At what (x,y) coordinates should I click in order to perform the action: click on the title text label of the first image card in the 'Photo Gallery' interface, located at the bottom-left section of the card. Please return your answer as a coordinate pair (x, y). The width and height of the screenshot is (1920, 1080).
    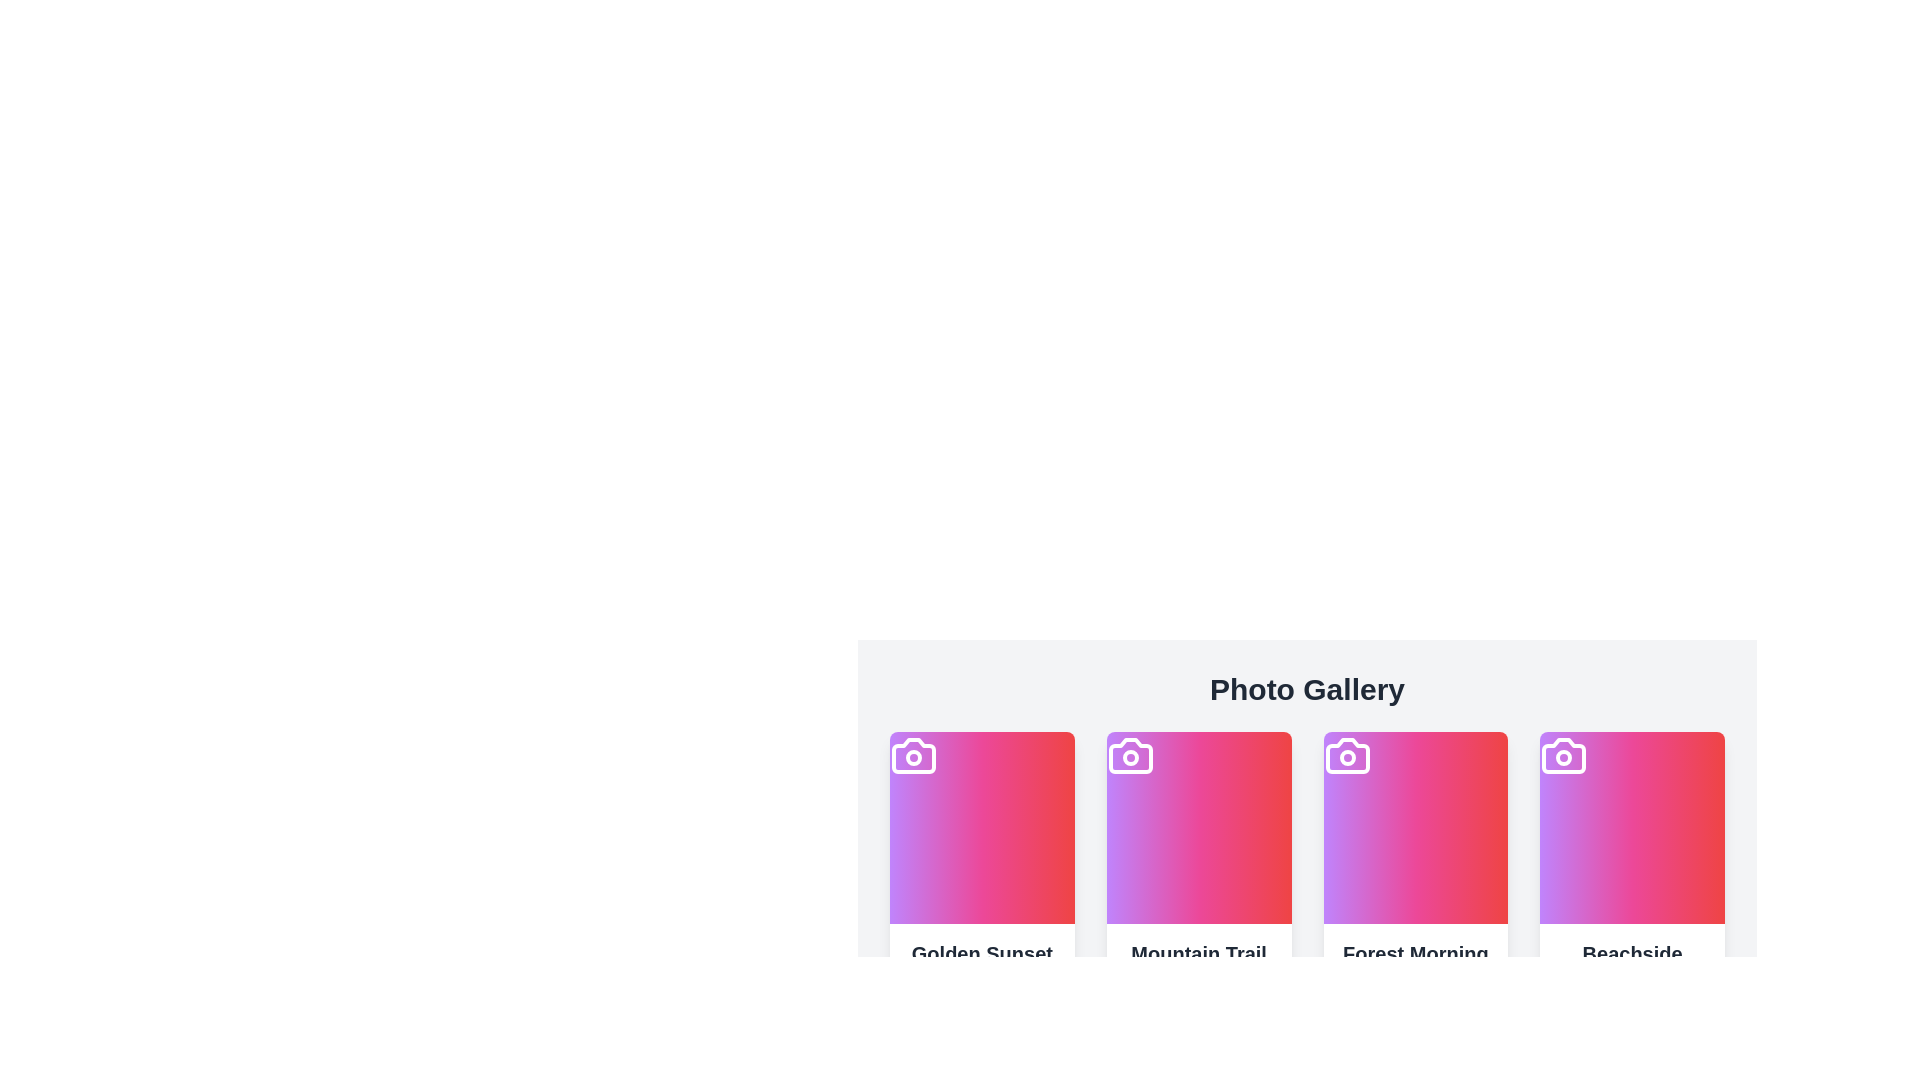
    Looking at the image, I should click on (982, 952).